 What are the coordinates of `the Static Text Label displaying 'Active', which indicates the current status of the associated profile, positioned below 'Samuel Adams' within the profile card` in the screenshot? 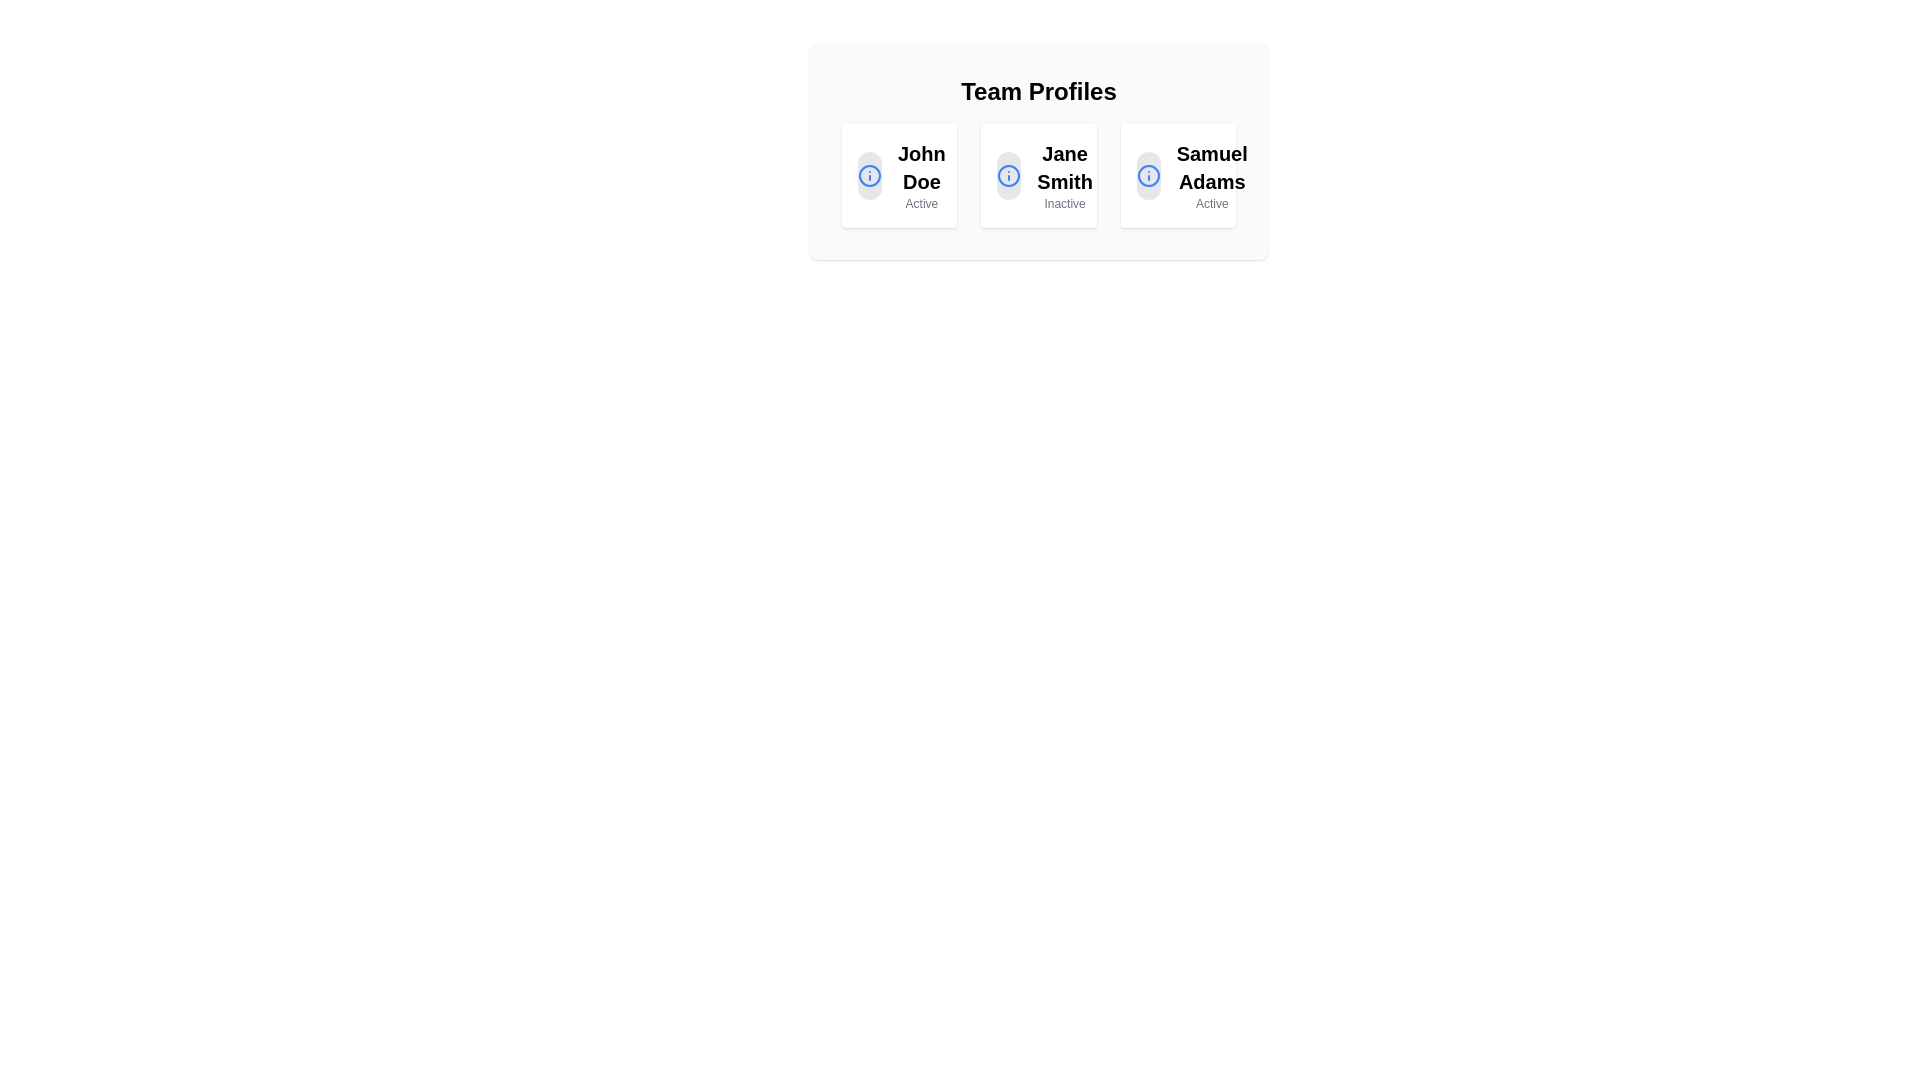 It's located at (1211, 204).